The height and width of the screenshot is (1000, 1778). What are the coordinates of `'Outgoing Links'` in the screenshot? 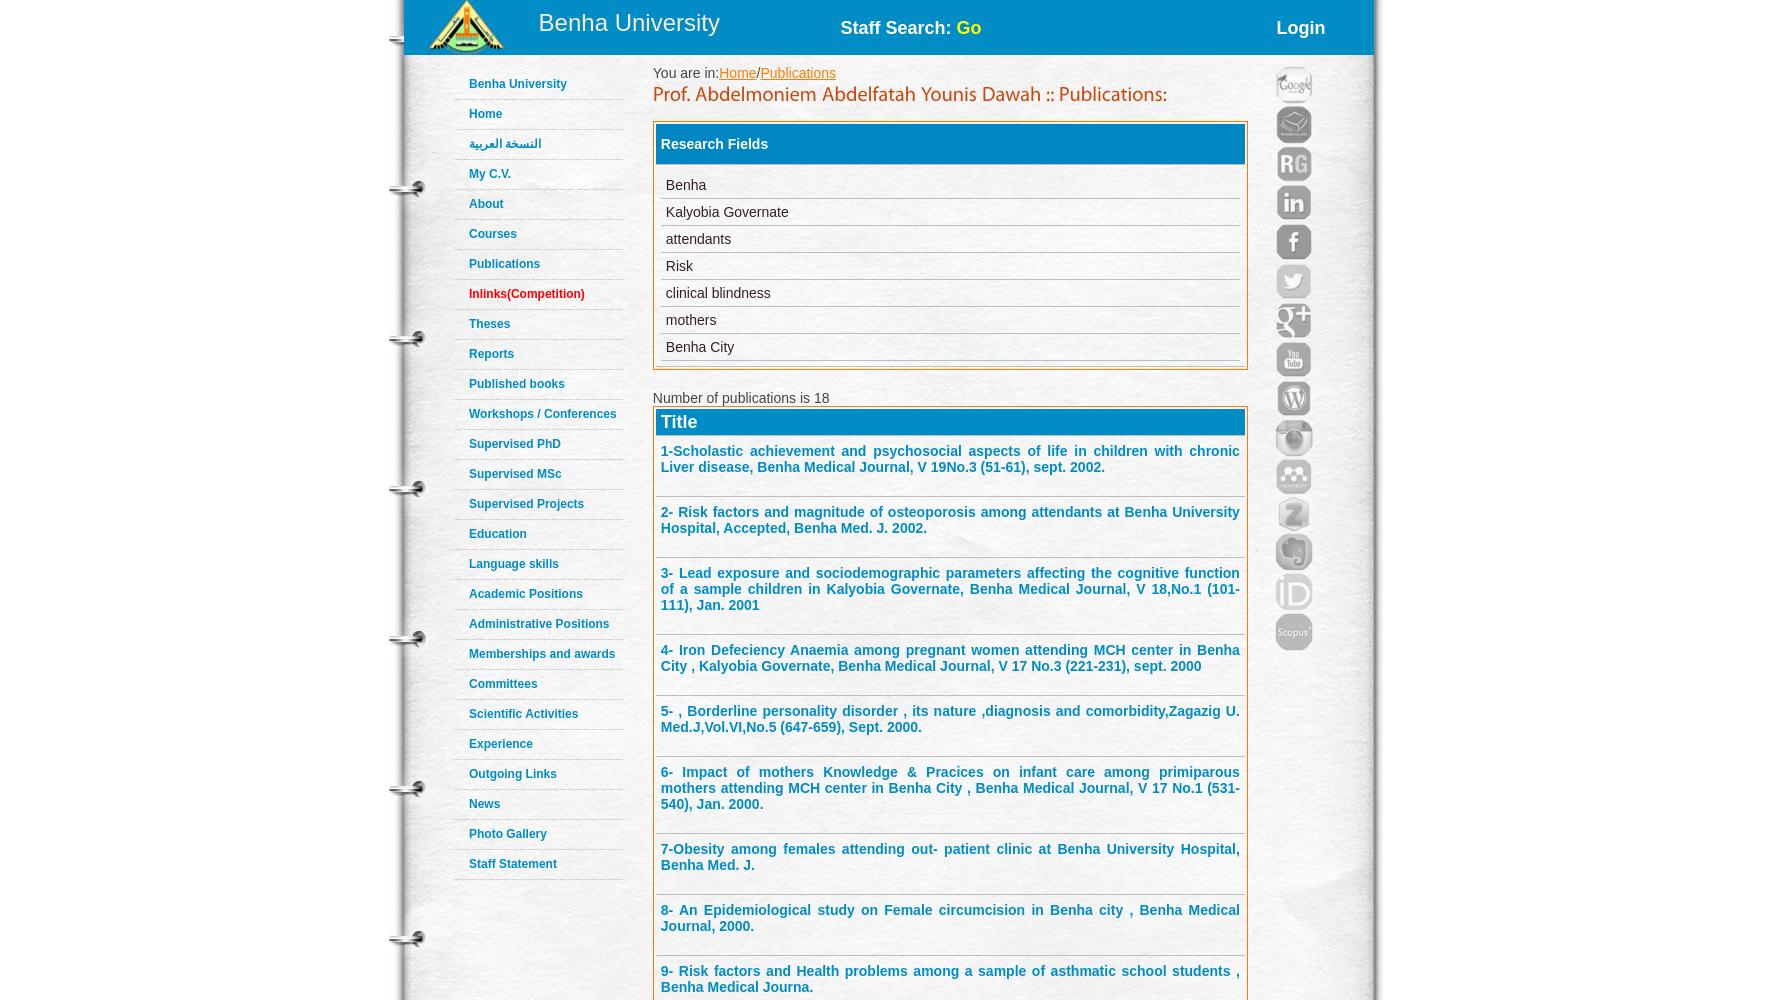 It's located at (512, 774).